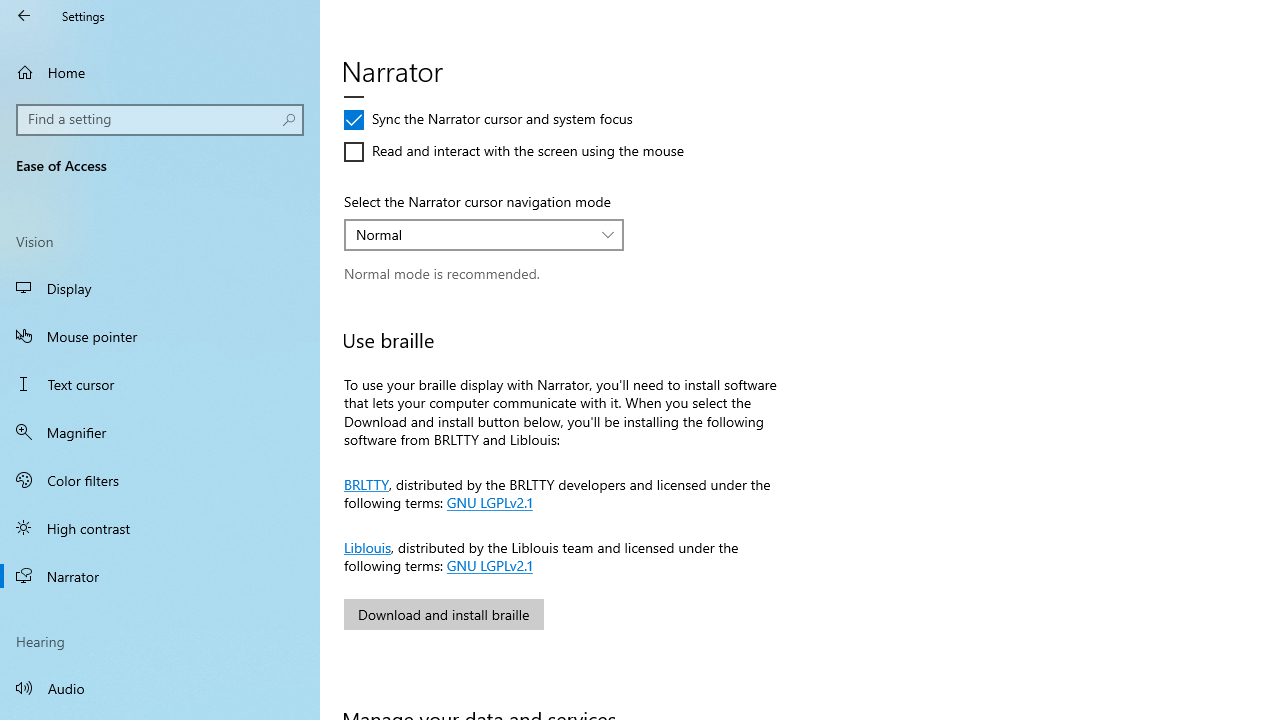 The height and width of the screenshot is (720, 1280). Describe the element at coordinates (366, 482) in the screenshot. I see `'BRLTTY'` at that location.